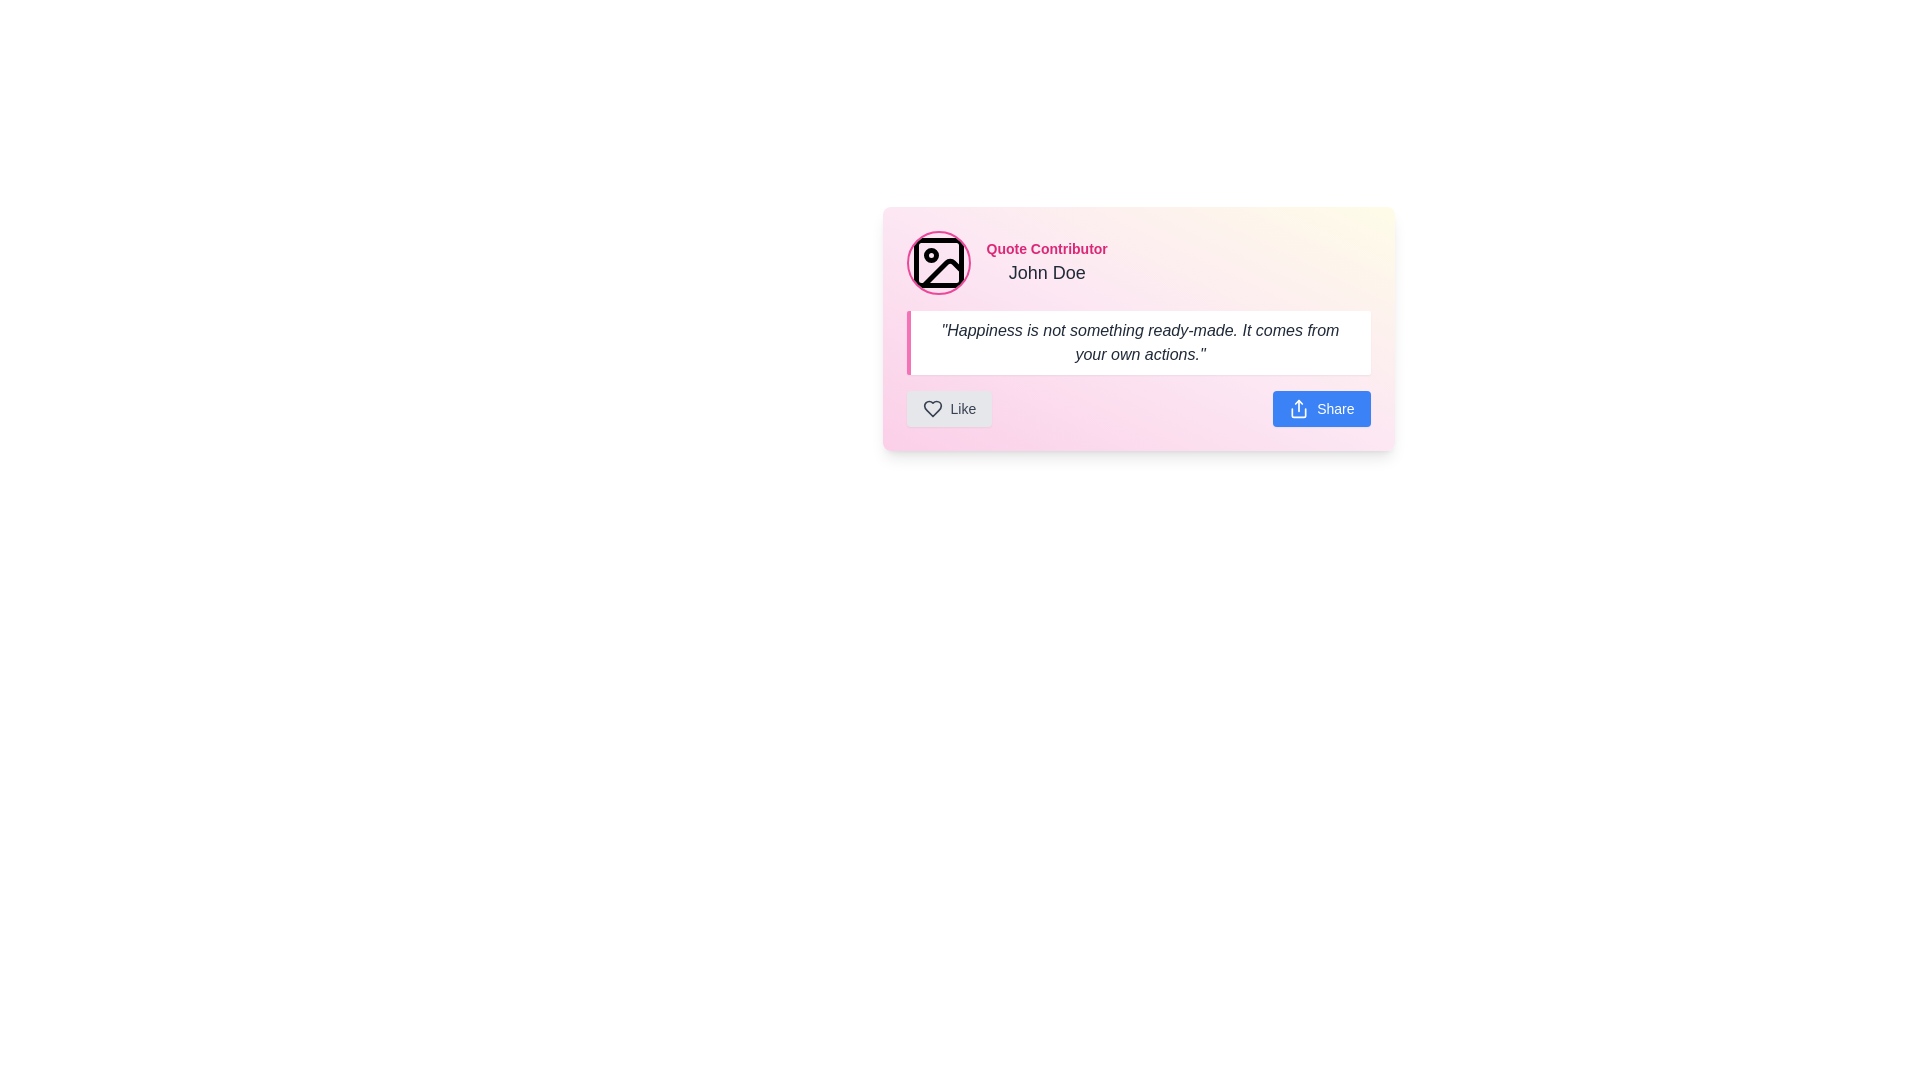  What do you see at coordinates (931, 407) in the screenshot?
I see `the 'Like' icon located to the left of the 'Like' button in the user interaction panel below the main content` at bounding box center [931, 407].